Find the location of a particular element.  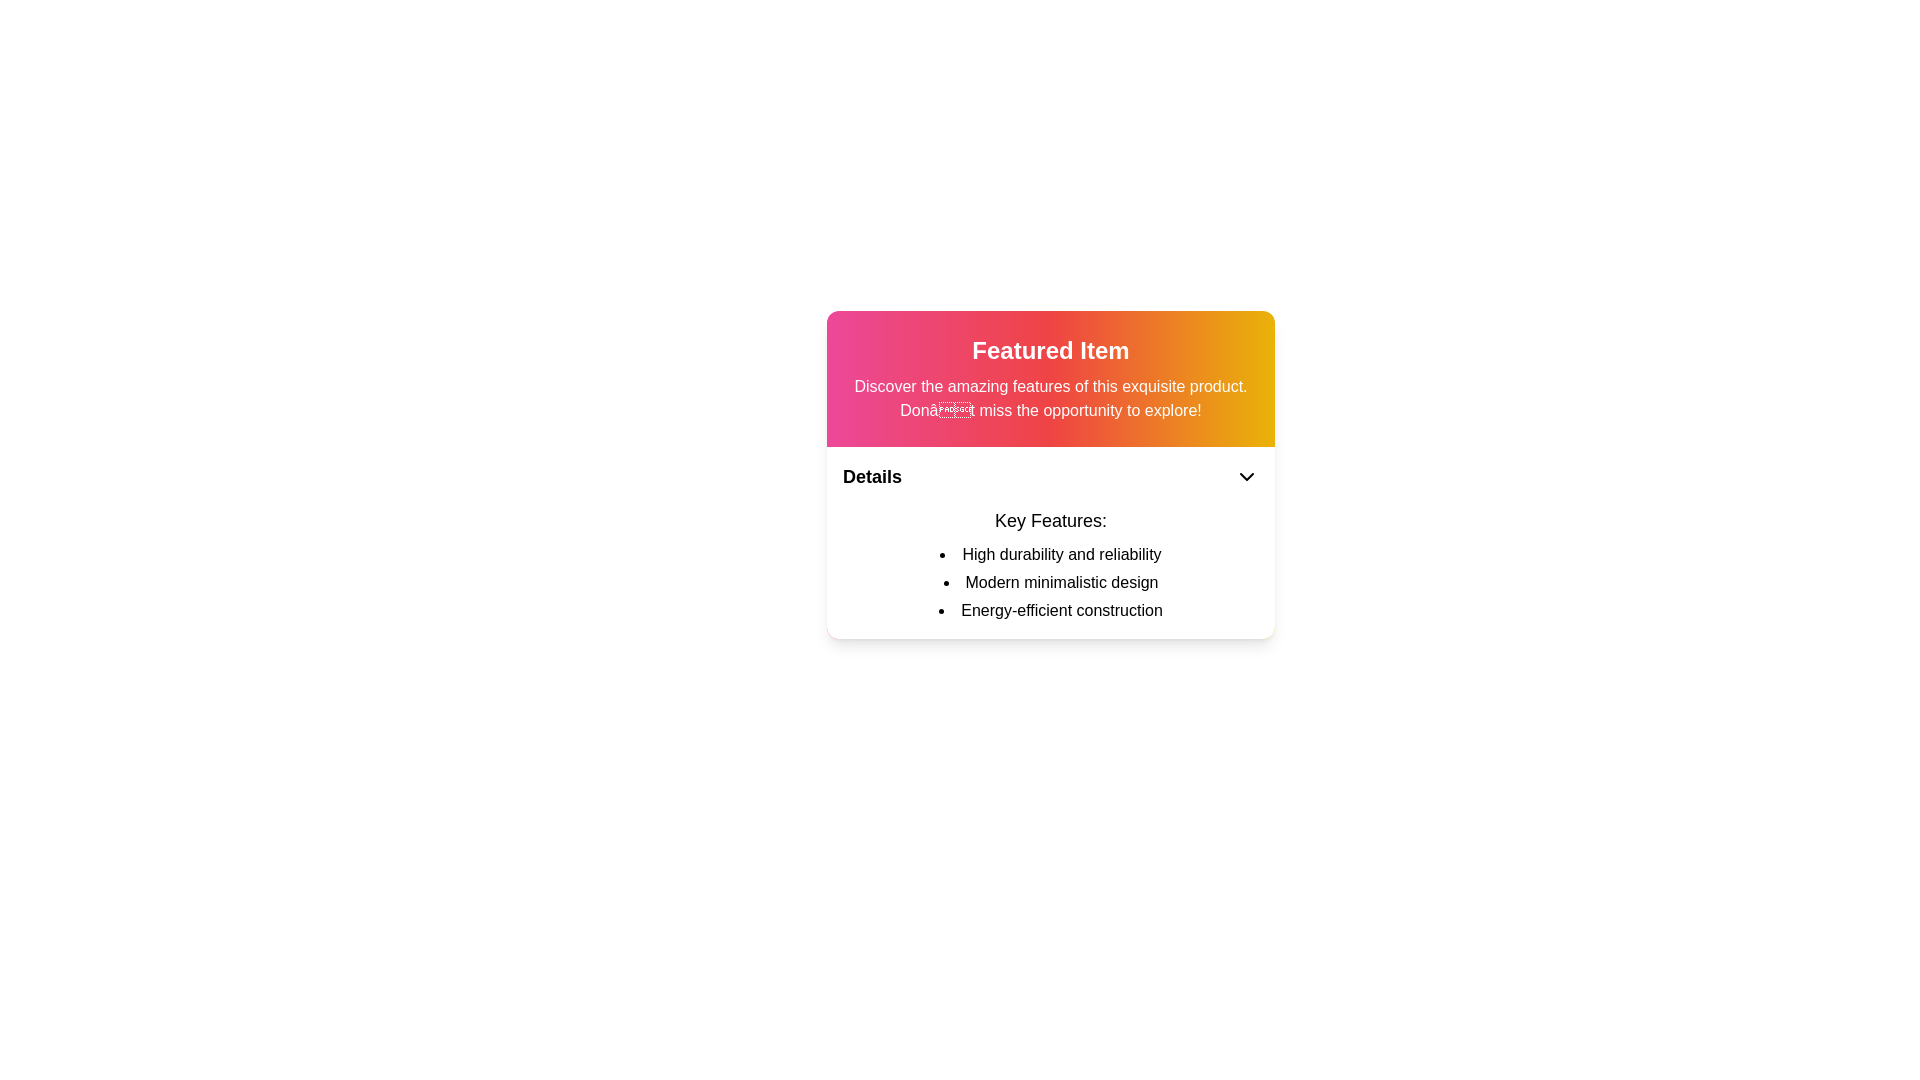

the prominent bold text 'Featured Item' displayed at the top of the section, above the descriptive text is located at coordinates (1050, 350).